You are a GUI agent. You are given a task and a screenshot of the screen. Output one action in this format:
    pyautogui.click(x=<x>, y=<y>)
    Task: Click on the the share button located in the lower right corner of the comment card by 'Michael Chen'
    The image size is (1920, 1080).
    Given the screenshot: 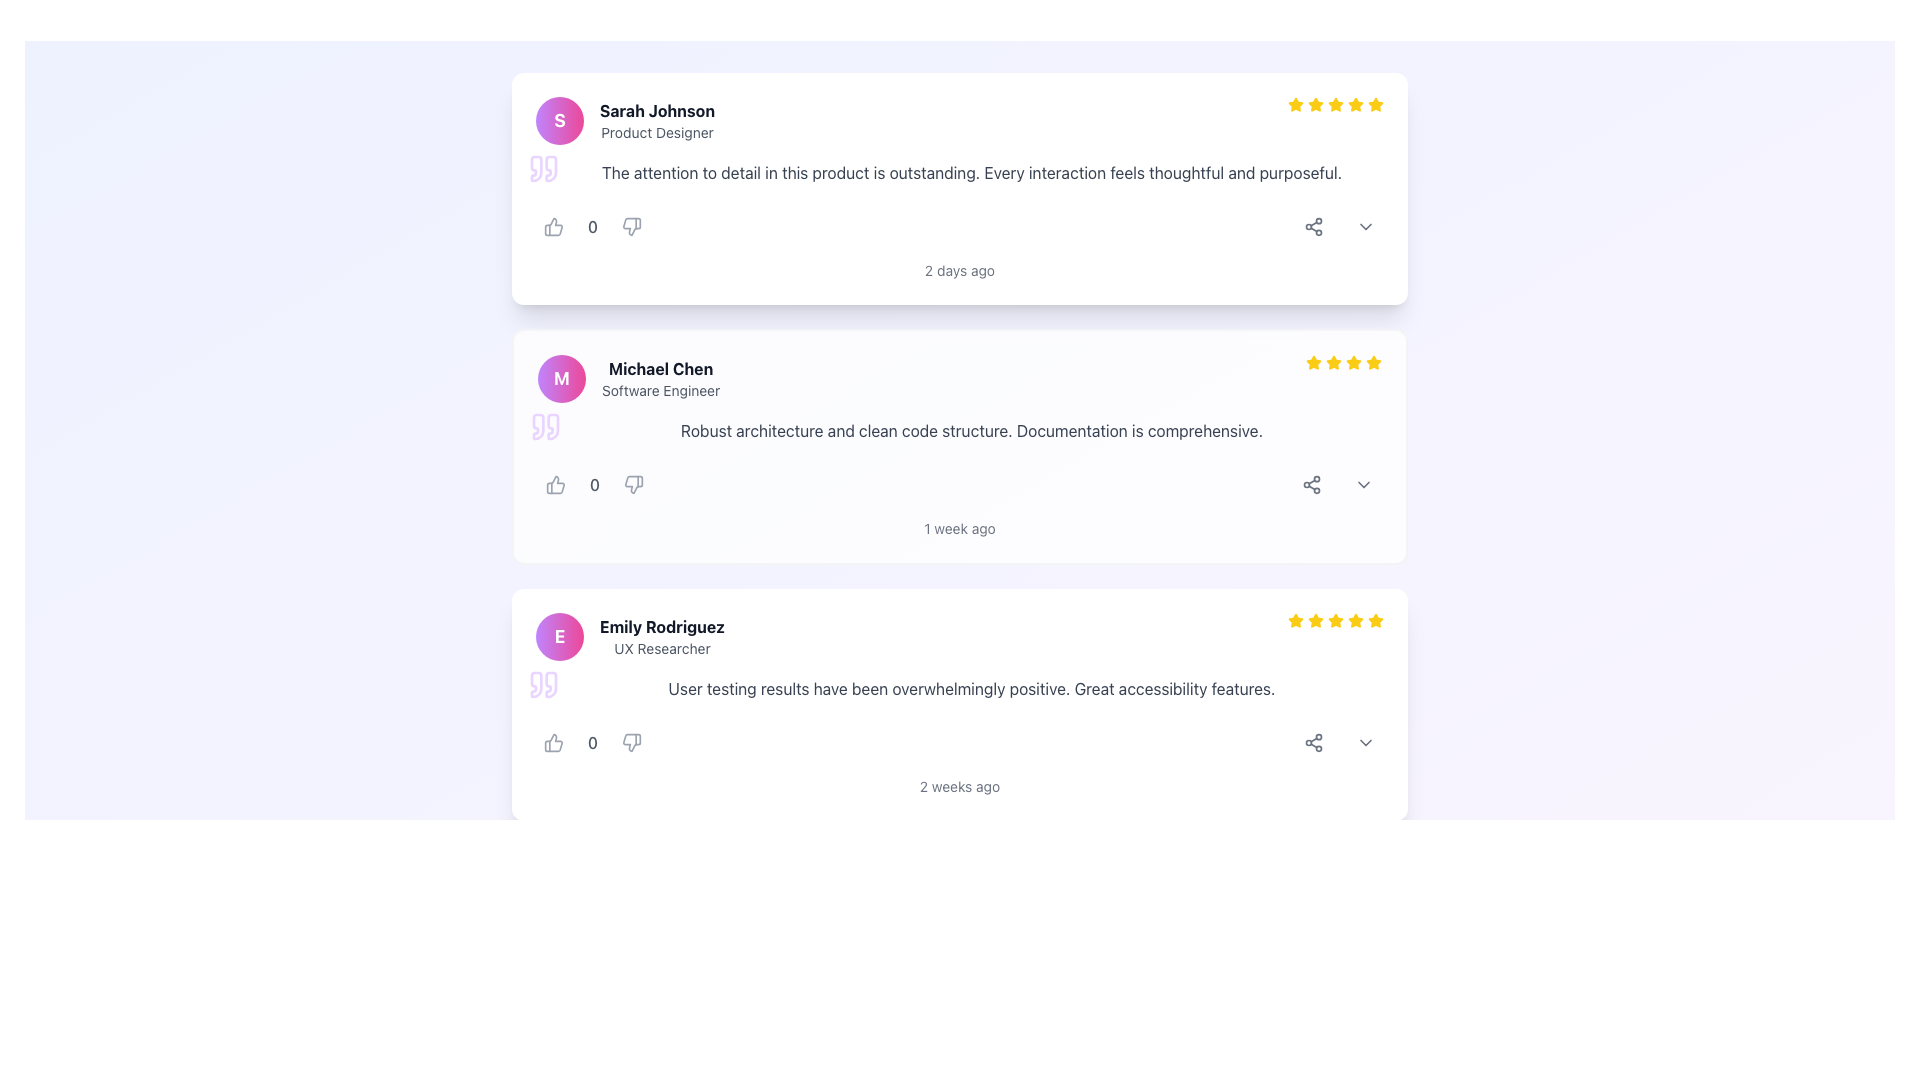 What is the action you would take?
    pyautogui.click(x=1311, y=485)
    